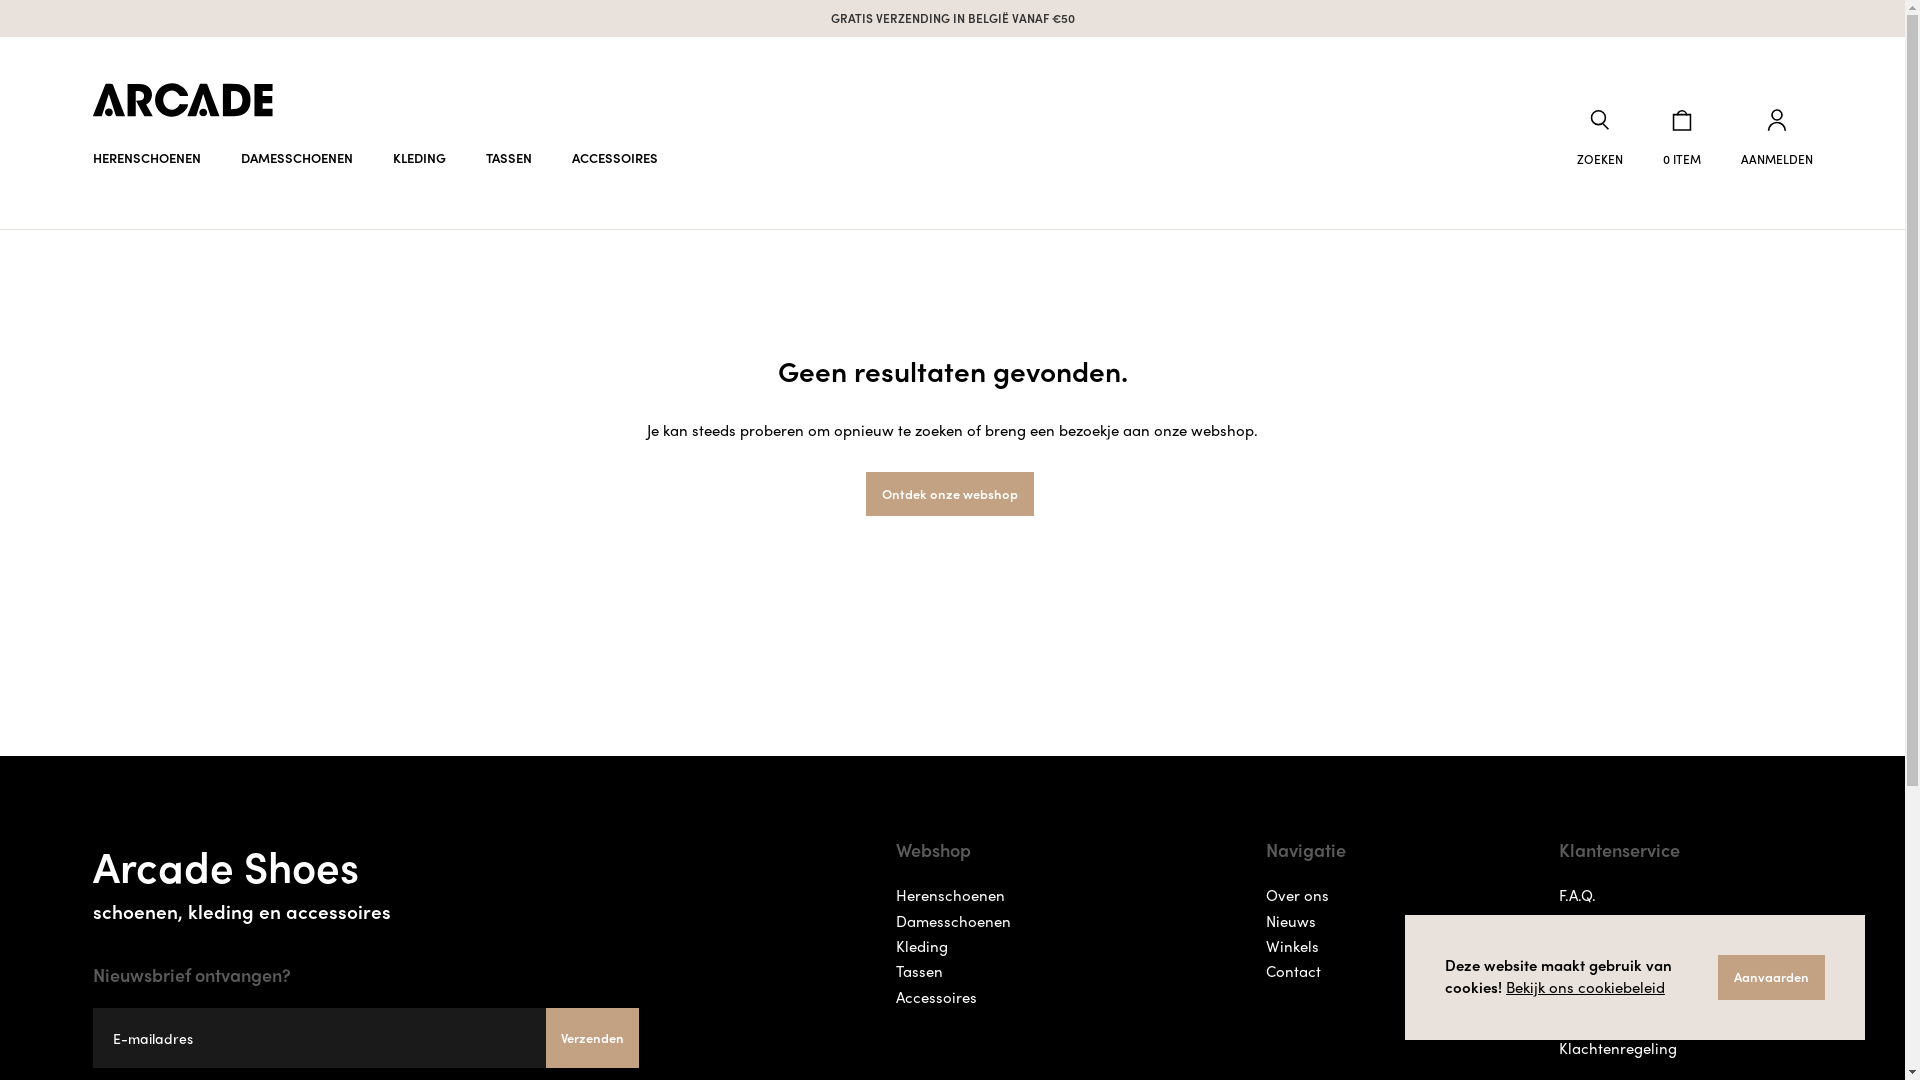  Describe the element at coordinates (144, 156) in the screenshot. I see `'HERENSCHOENEN'` at that location.